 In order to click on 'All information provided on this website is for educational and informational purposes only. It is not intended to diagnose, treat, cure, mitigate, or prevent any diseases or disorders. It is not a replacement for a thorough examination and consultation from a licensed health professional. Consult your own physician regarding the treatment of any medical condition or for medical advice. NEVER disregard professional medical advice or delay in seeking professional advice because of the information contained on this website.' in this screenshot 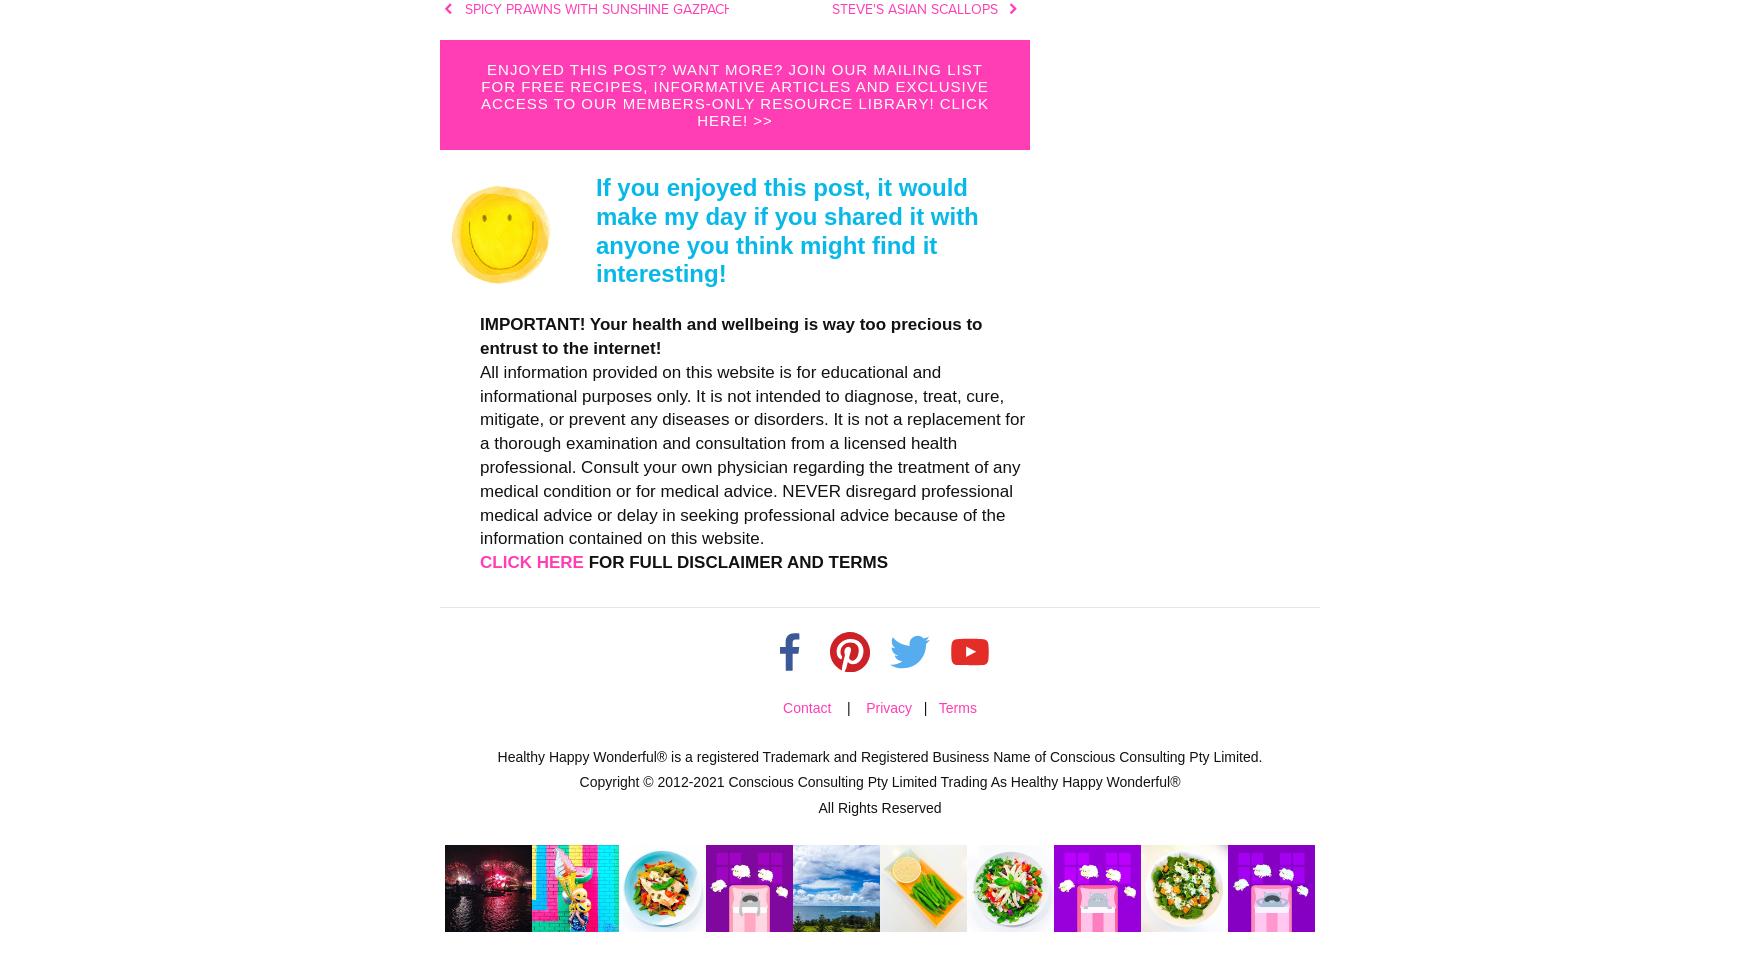, I will do `click(751, 453)`.